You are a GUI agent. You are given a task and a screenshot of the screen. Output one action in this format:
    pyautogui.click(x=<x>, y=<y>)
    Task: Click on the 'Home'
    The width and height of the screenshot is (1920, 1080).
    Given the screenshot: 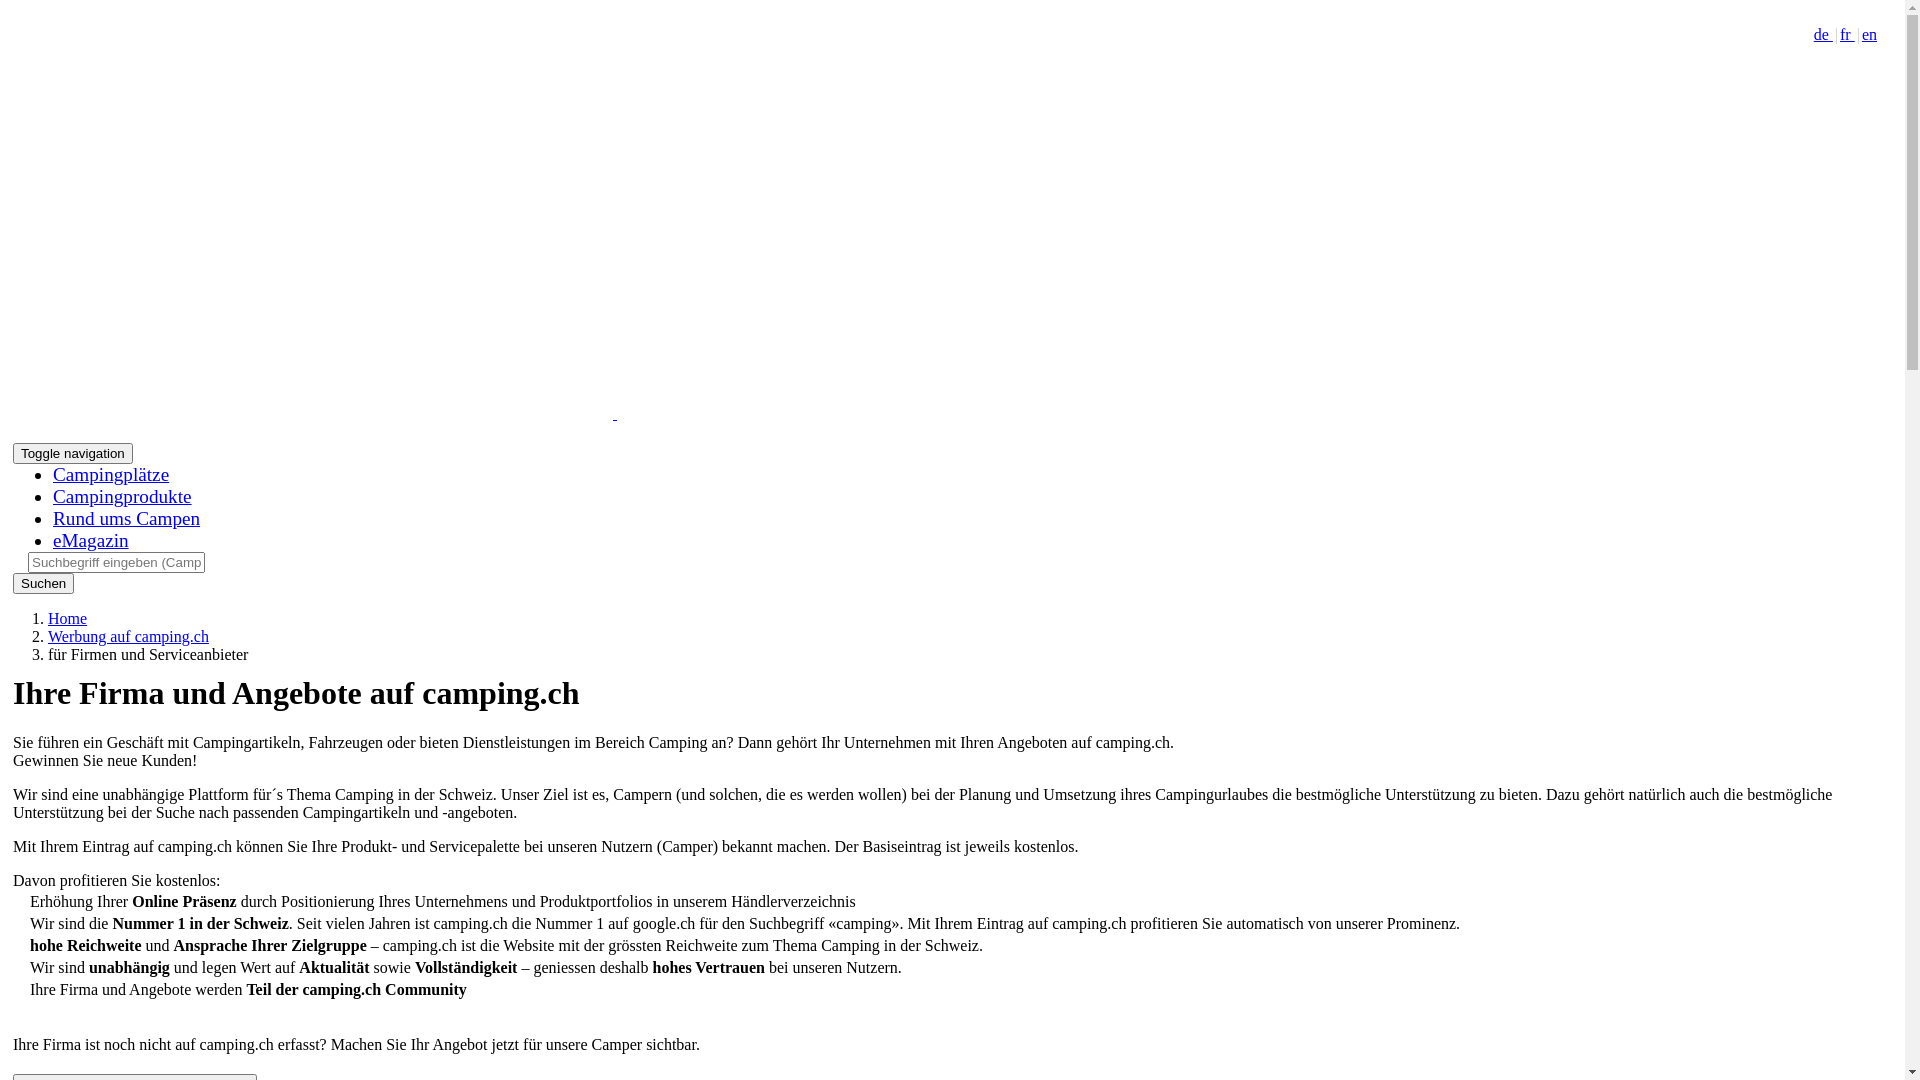 What is the action you would take?
    pyautogui.click(x=67, y=617)
    